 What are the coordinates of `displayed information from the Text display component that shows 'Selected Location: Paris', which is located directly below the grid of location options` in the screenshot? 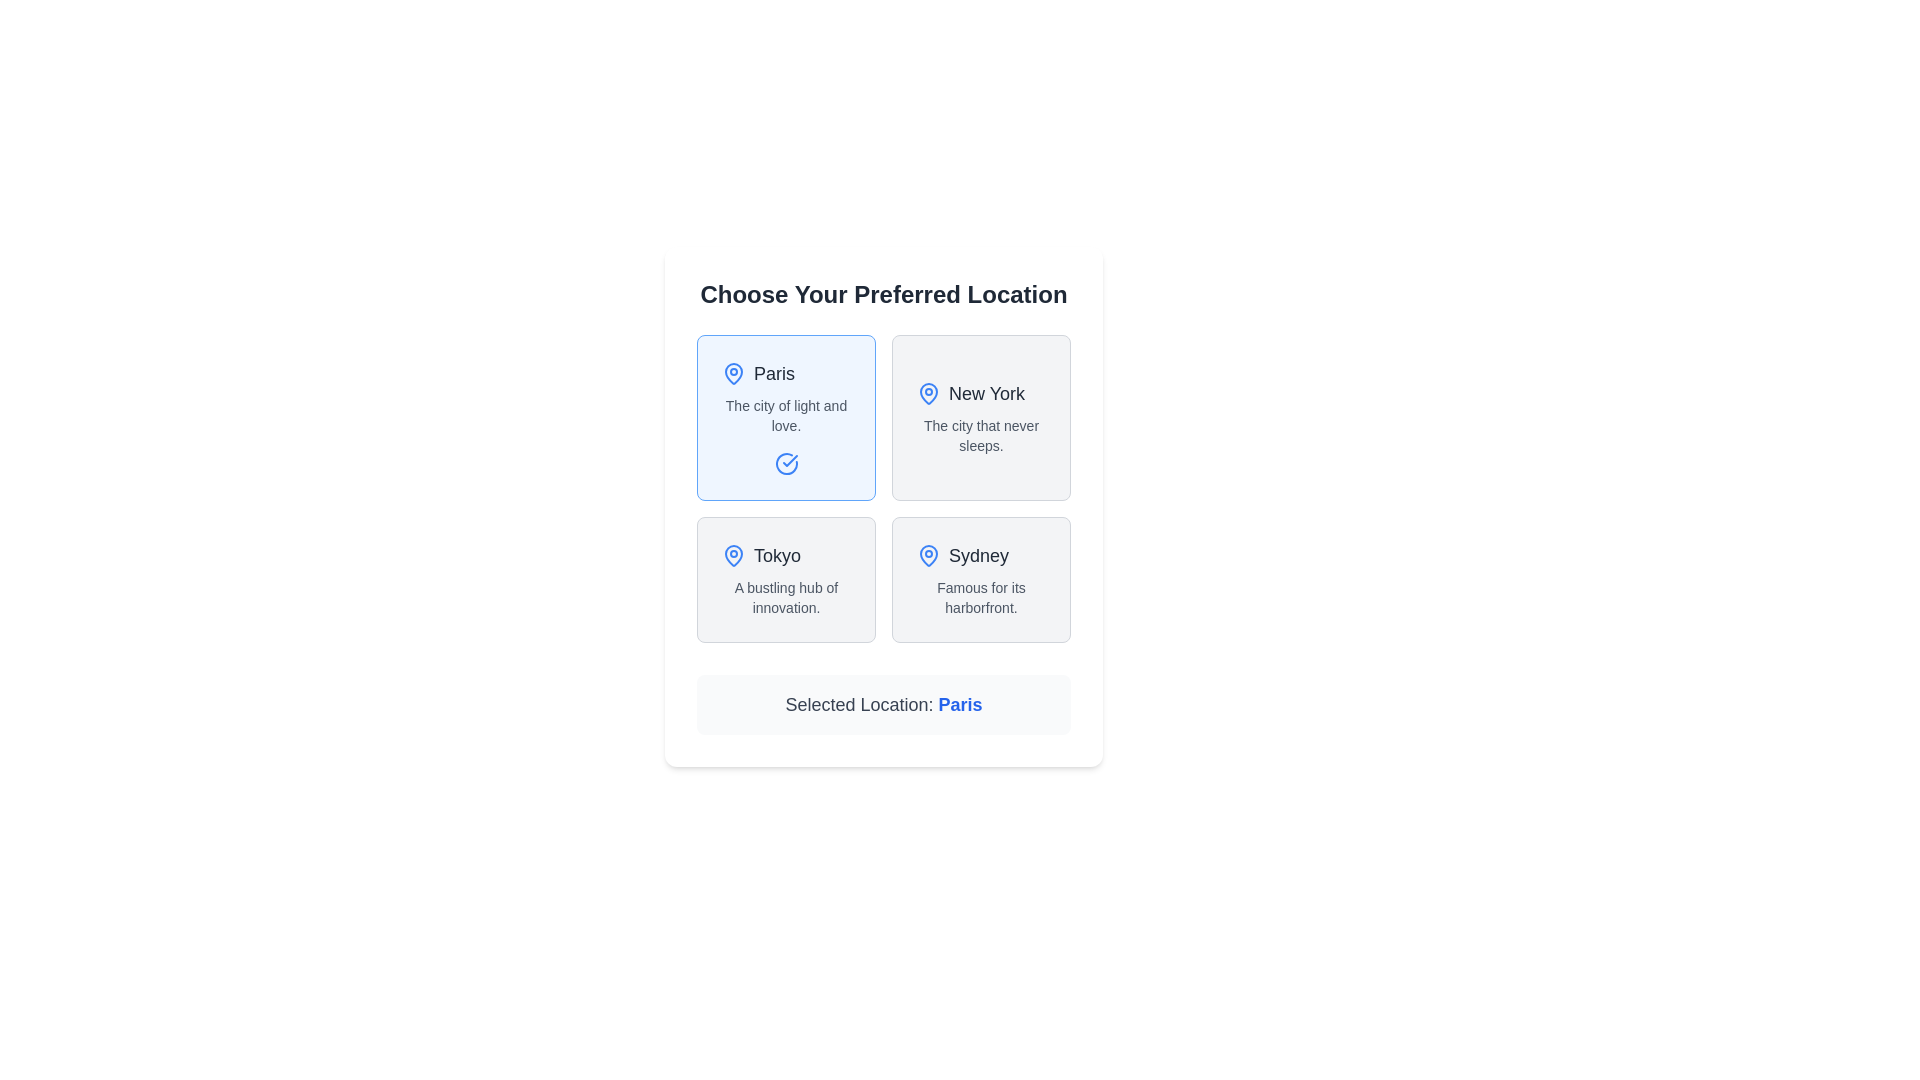 It's located at (882, 704).